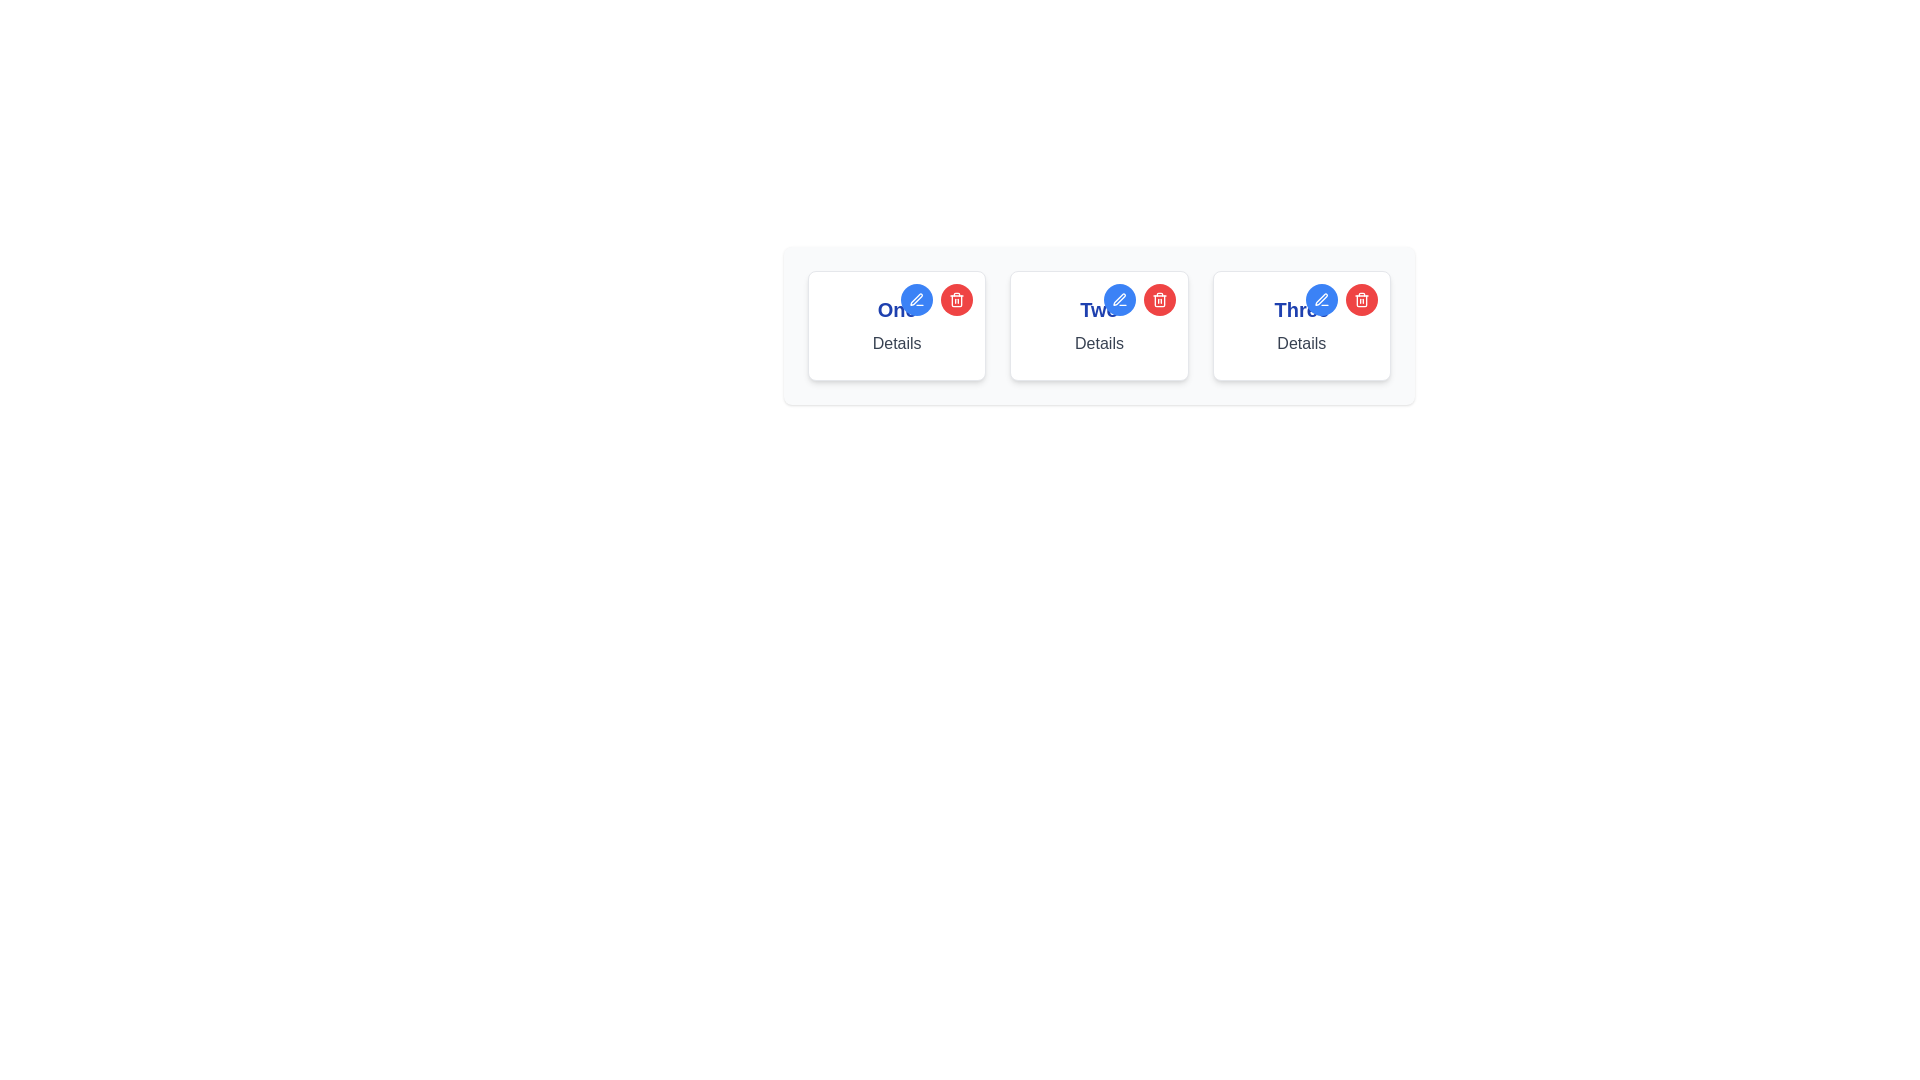 This screenshot has width=1920, height=1080. What do you see at coordinates (916, 300) in the screenshot?
I see `the icon button that represents a pen within a circular blue background, located in the center card of a horizontally aligned set of three cards` at bounding box center [916, 300].